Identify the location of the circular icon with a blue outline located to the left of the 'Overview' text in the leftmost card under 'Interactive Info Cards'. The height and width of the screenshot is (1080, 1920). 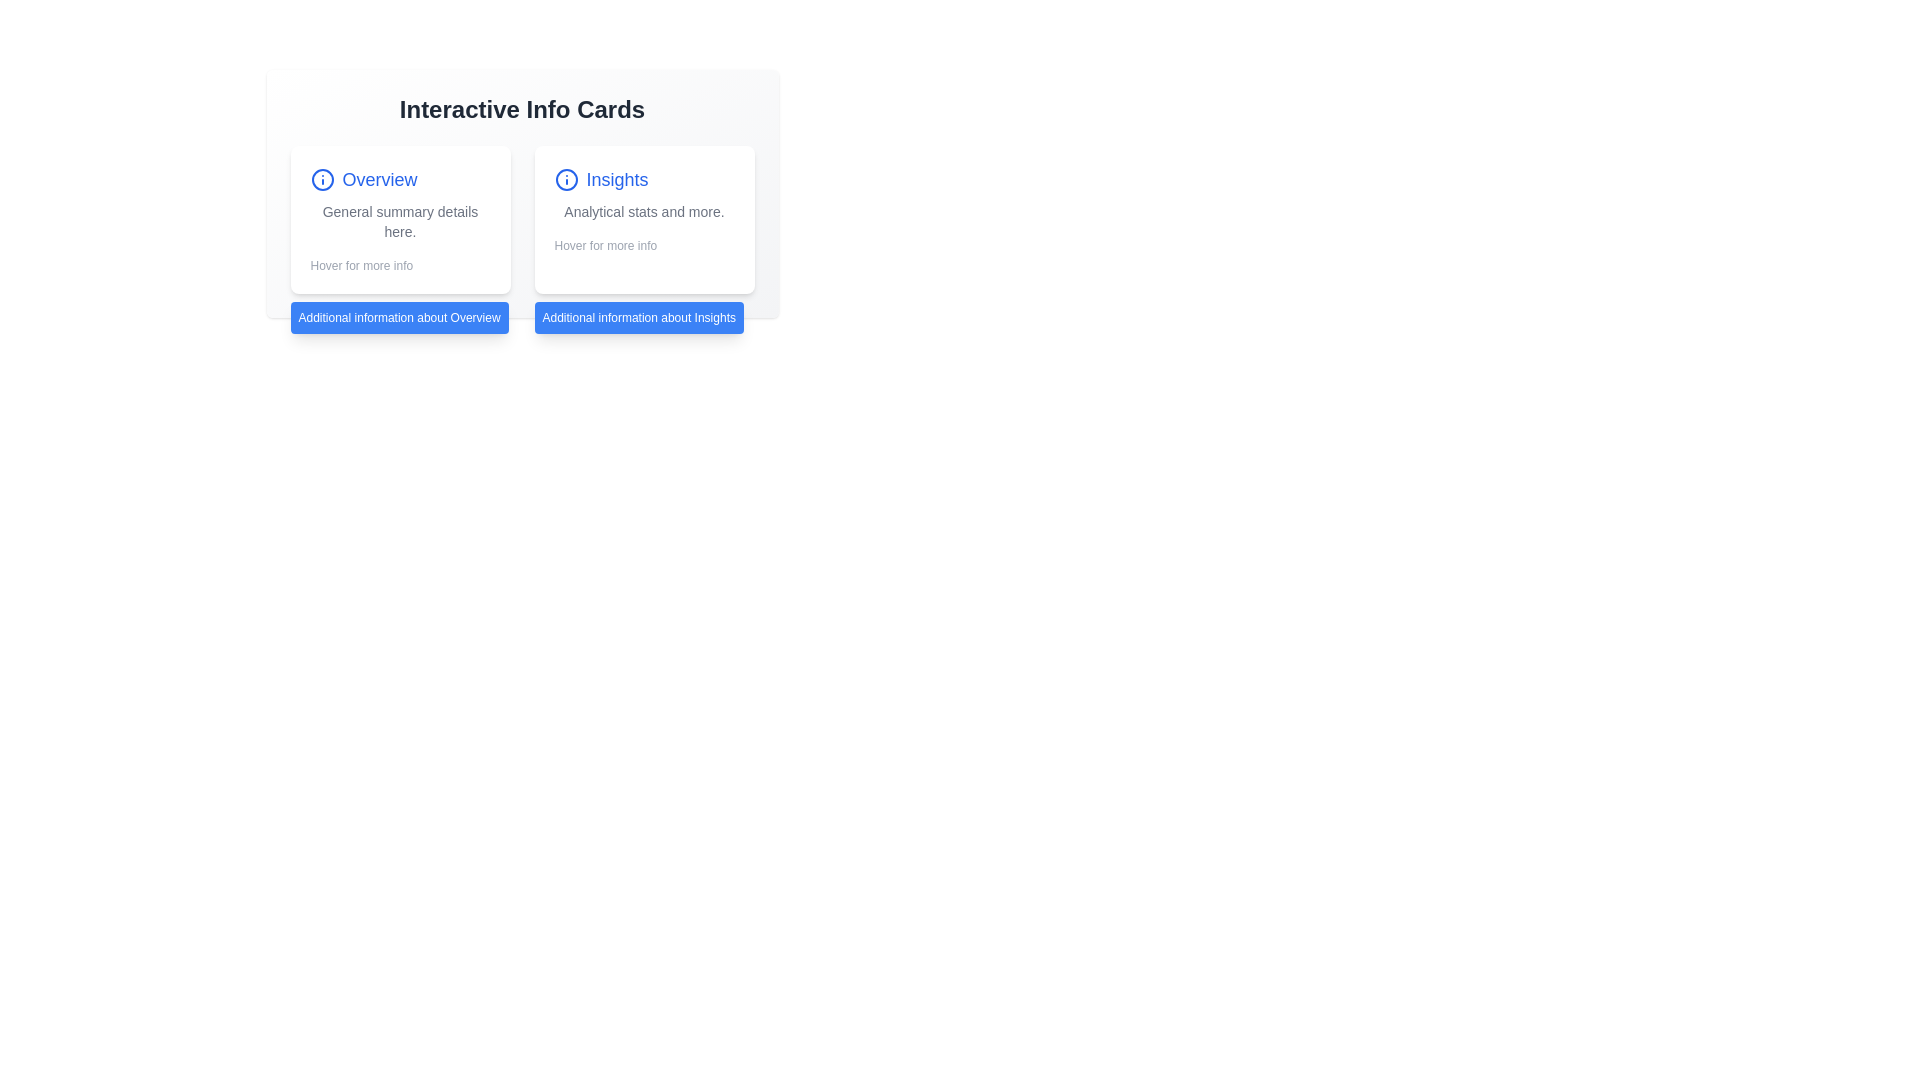
(322, 180).